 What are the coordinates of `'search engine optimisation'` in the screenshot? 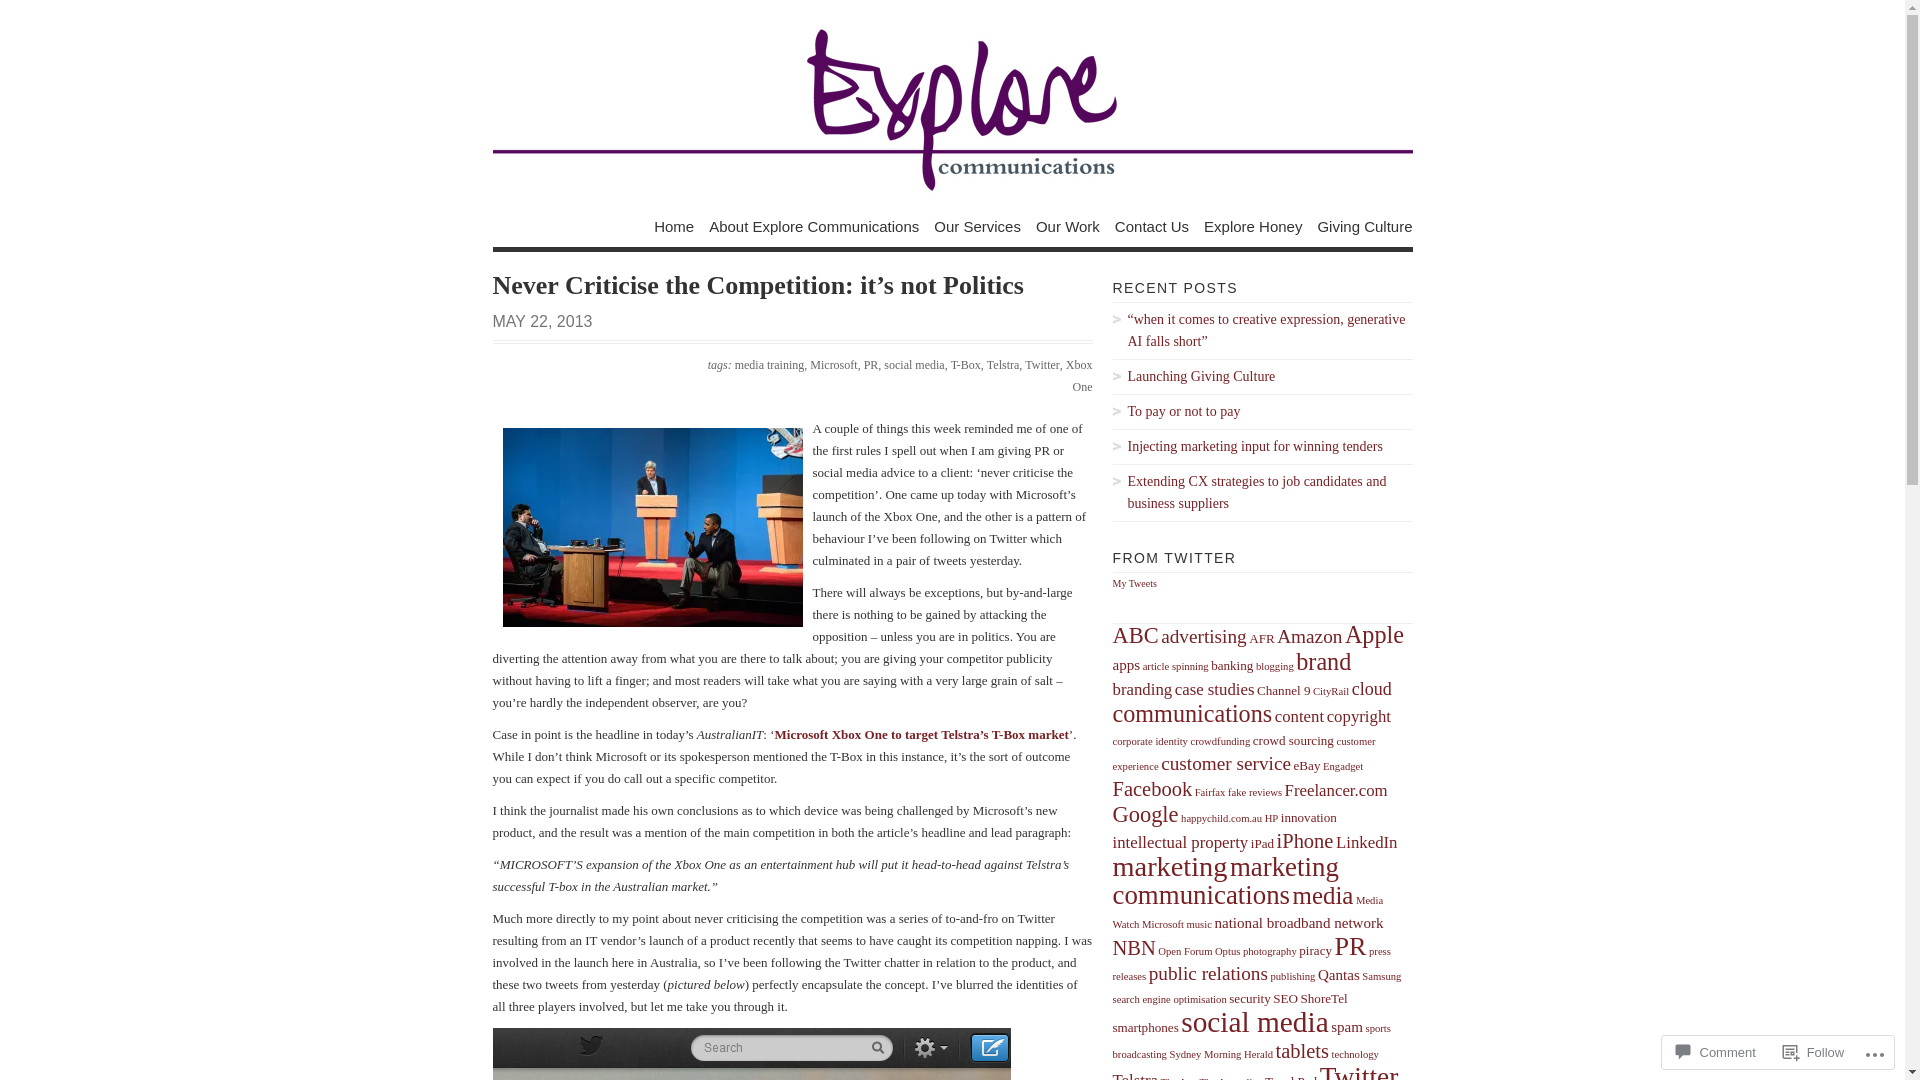 It's located at (1169, 999).